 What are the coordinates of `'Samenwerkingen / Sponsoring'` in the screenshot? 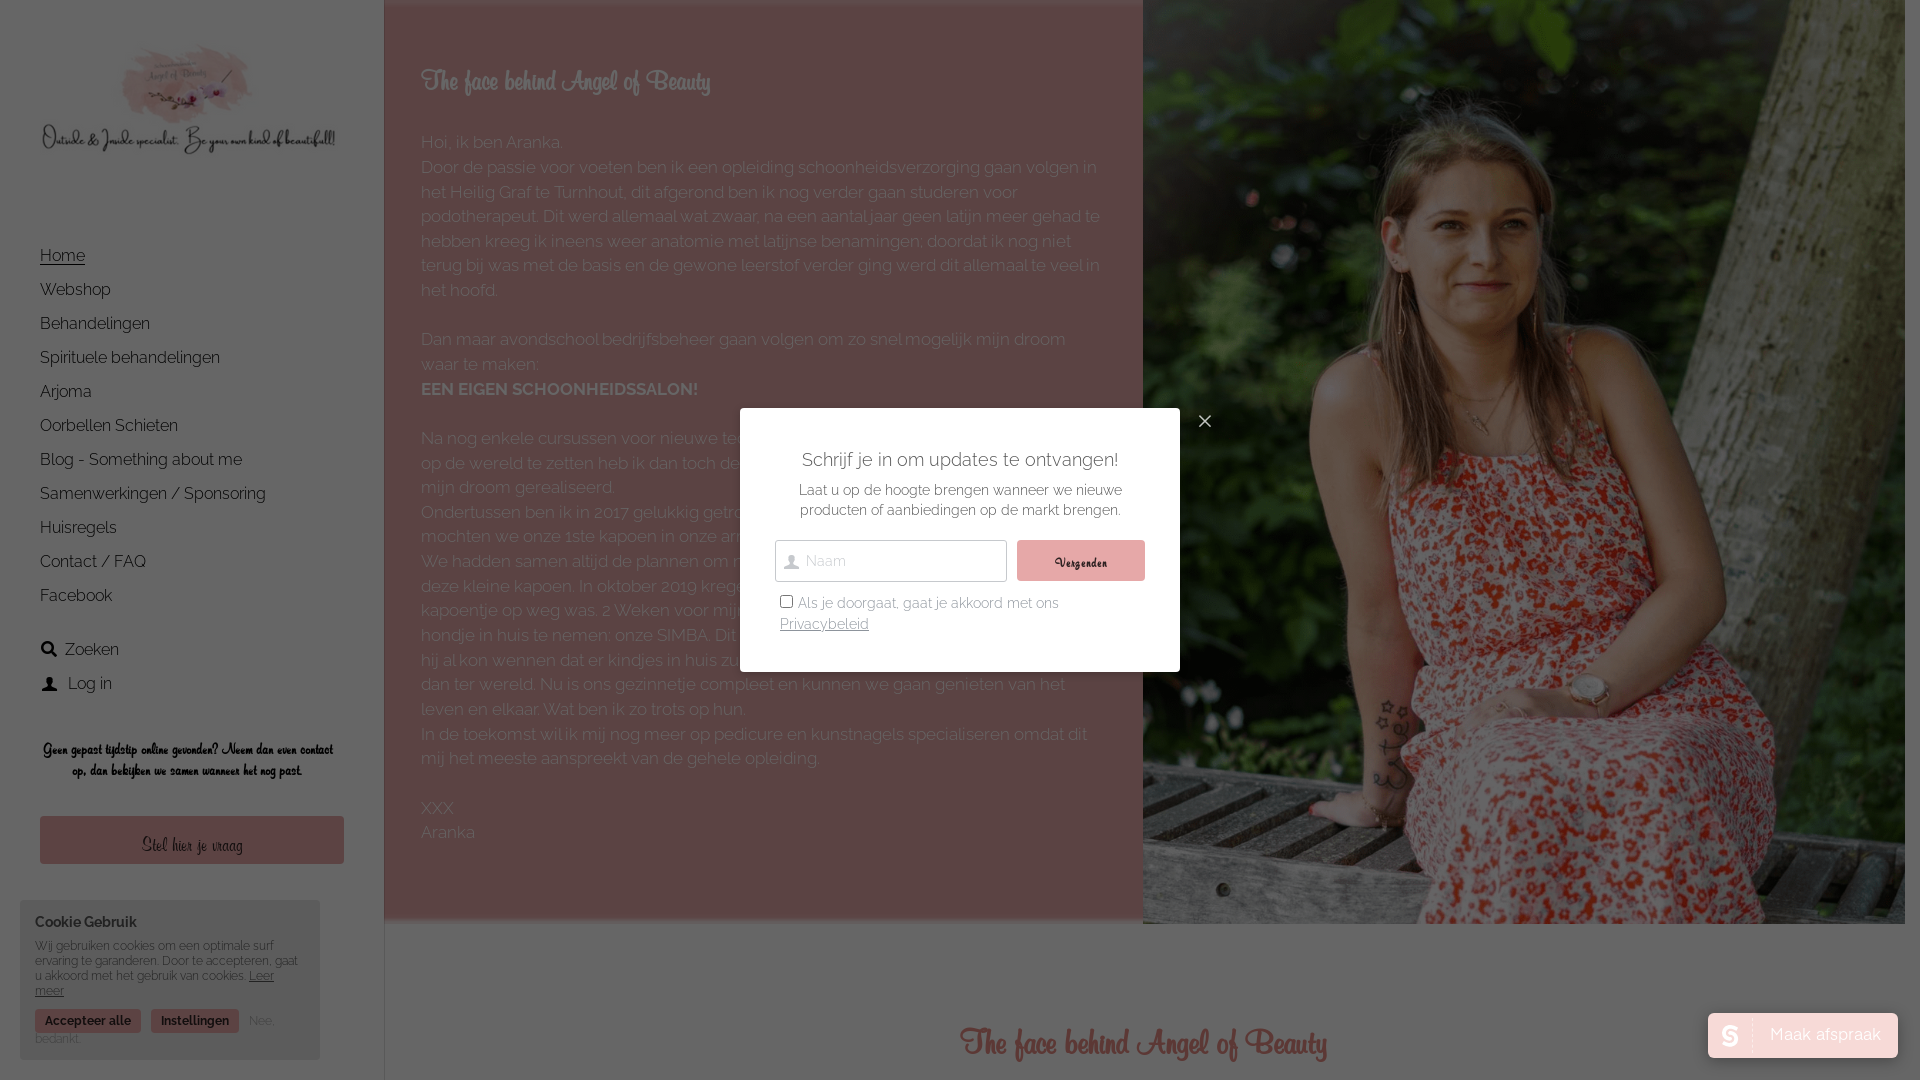 It's located at (152, 493).